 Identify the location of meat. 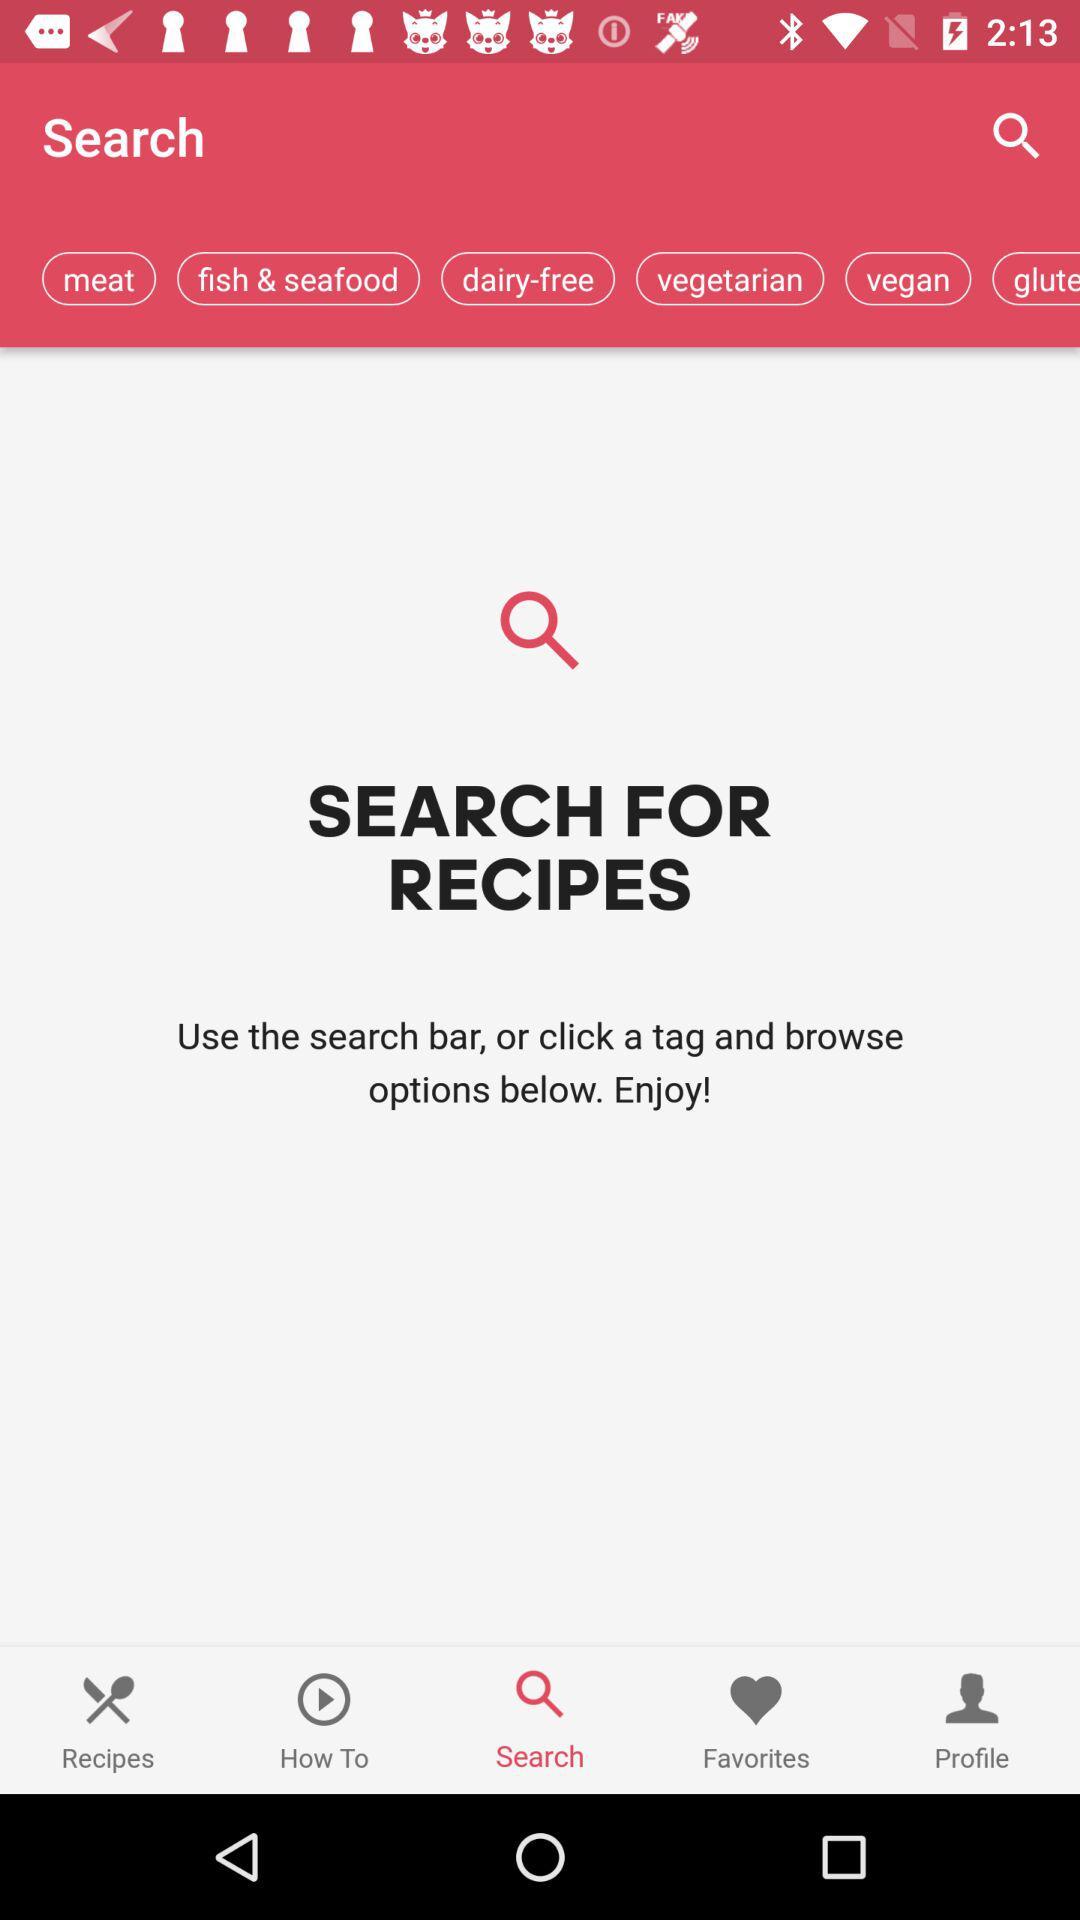
(99, 277).